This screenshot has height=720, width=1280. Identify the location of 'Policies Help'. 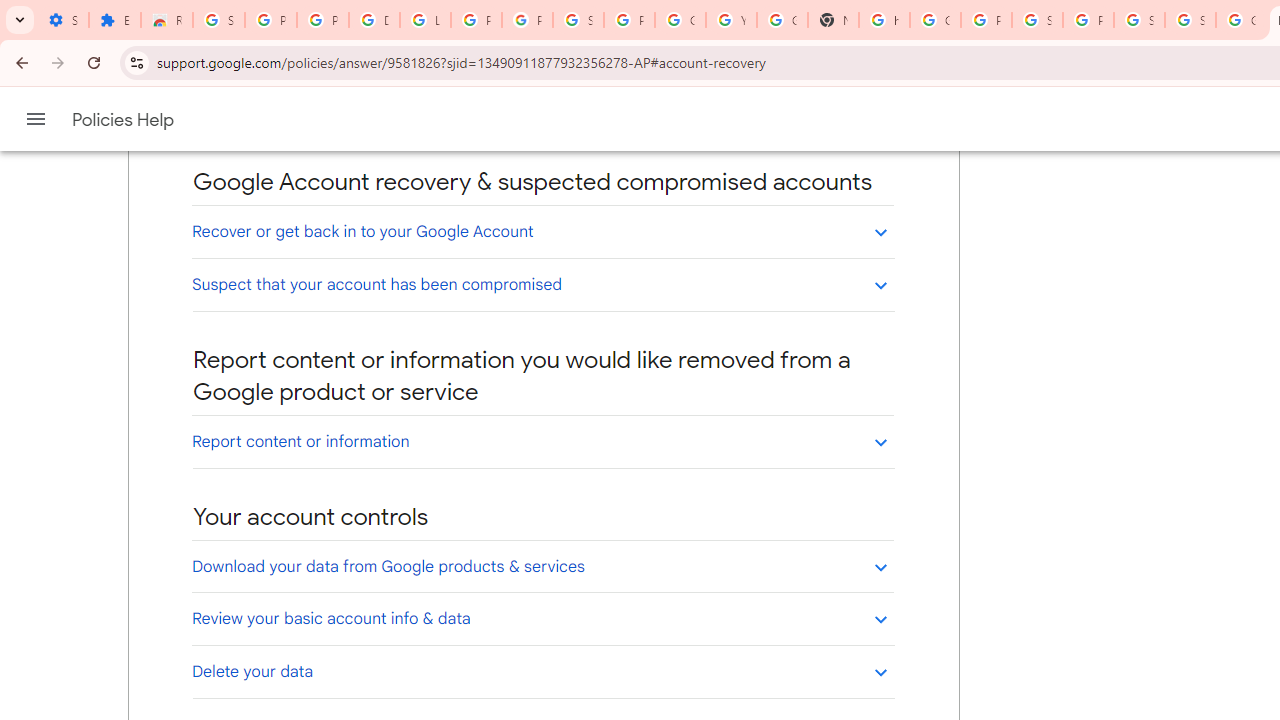
(123, 119).